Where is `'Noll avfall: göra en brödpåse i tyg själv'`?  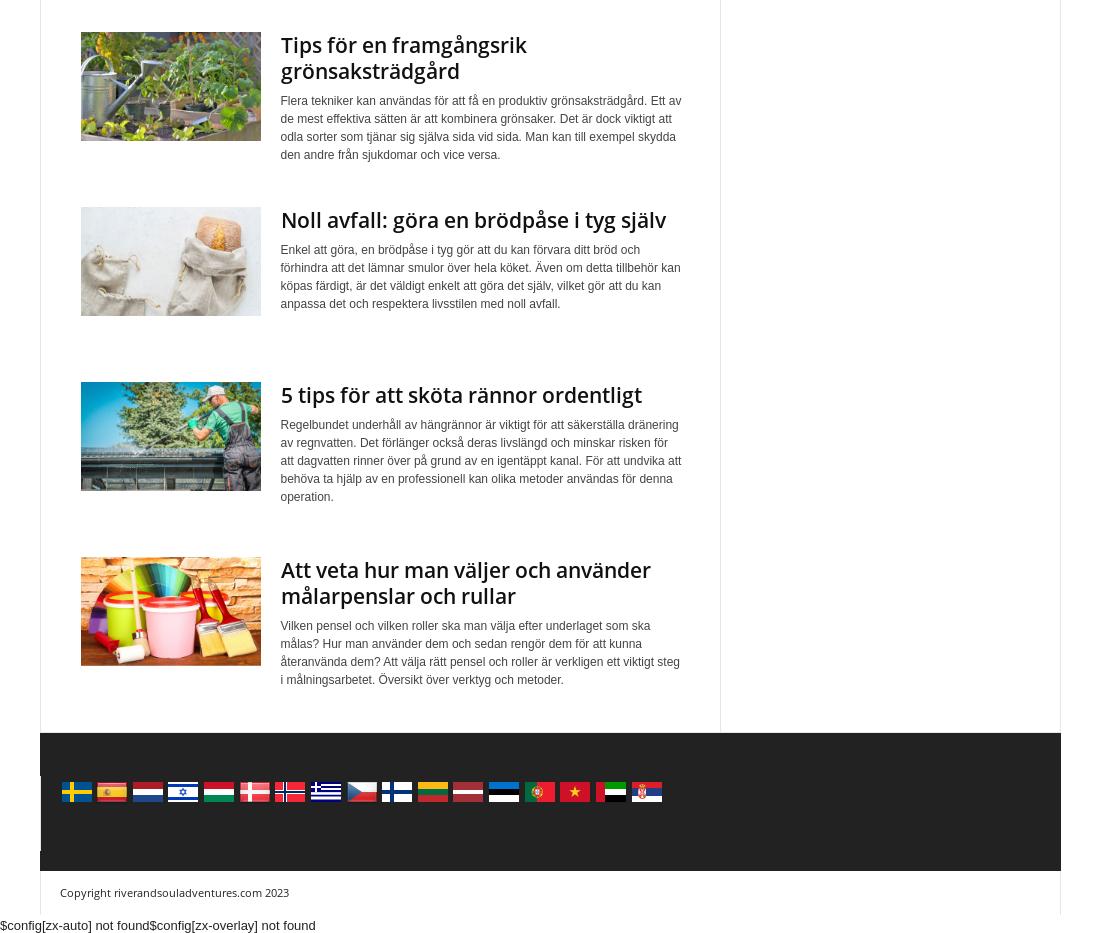
'Noll avfall: göra en brödpåse i tyg själv' is located at coordinates (471, 219).